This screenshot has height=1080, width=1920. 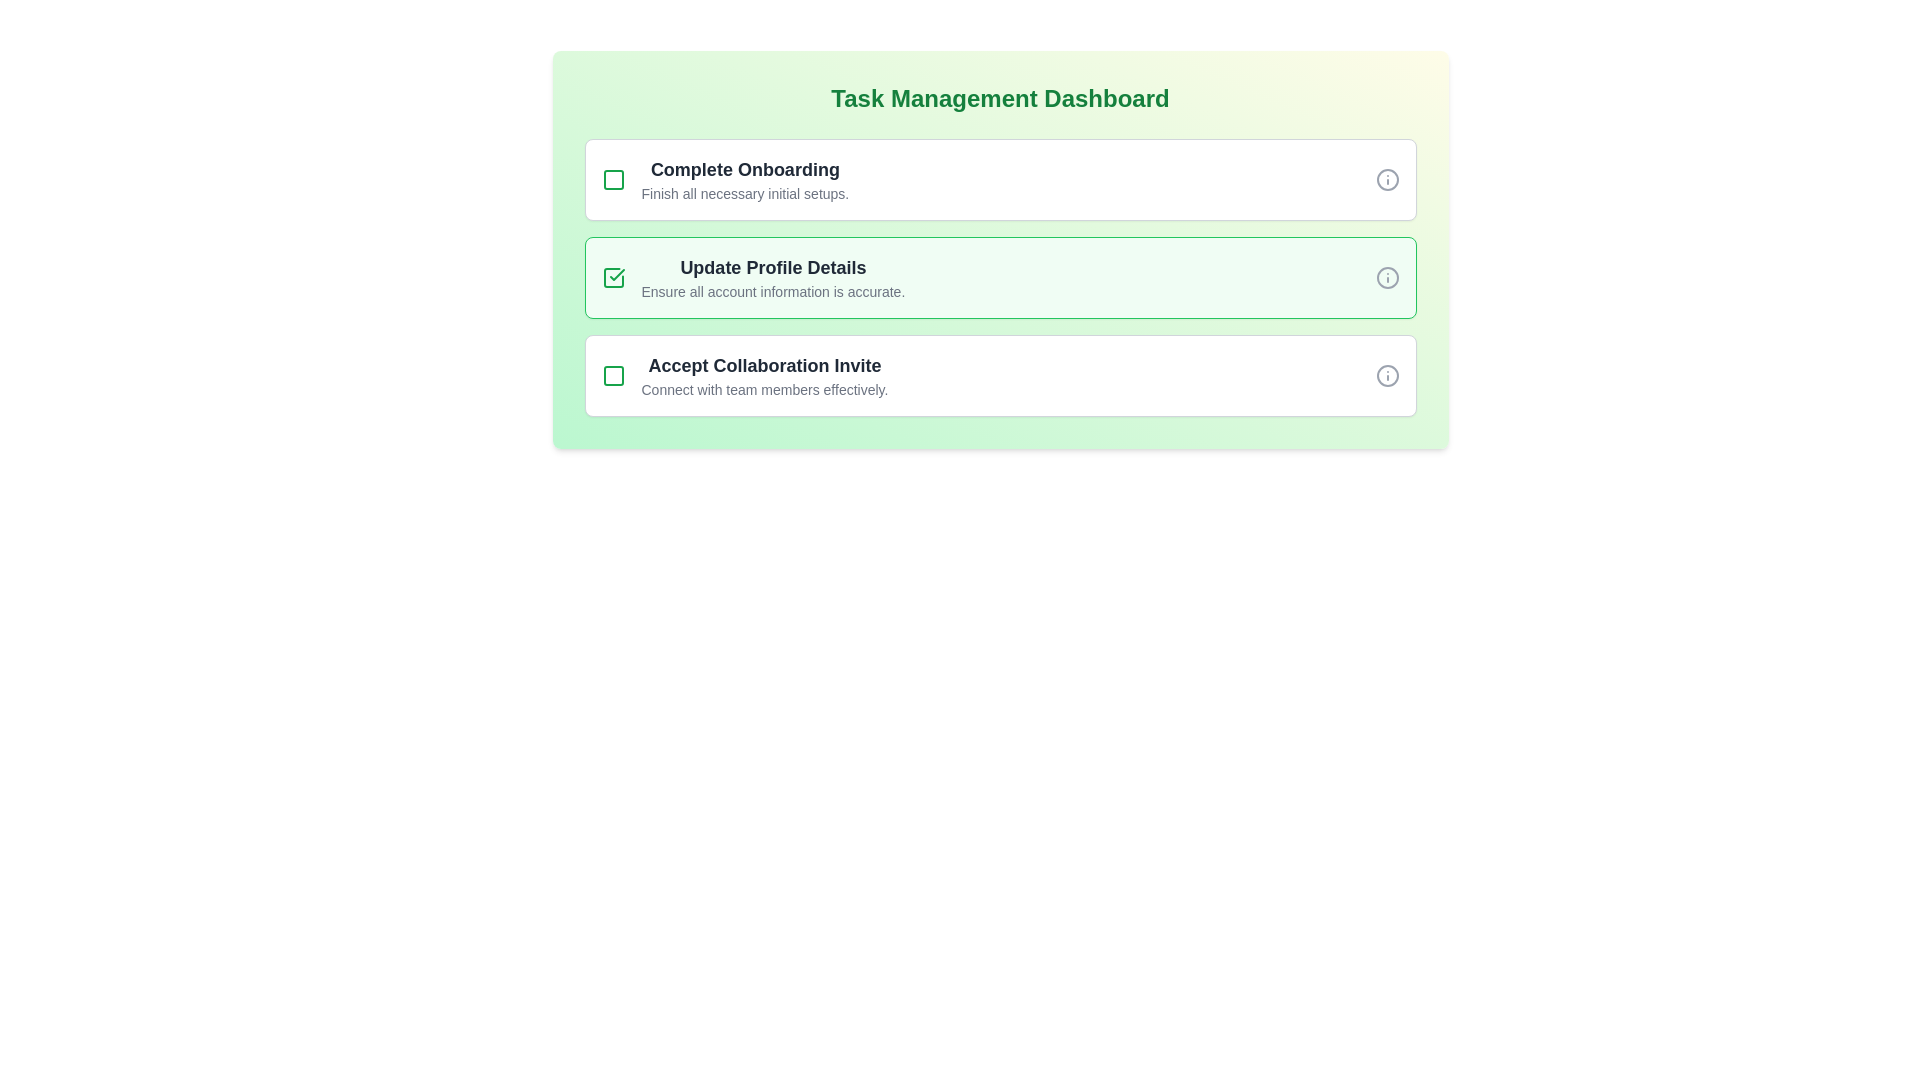 What do you see at coordinates (763, 375) in the screenshot?
I see `the text-based informational block titled 'Accept Collaboration Invite', which provides context for connecting with team members effectively` at bounding box center [763, 375].